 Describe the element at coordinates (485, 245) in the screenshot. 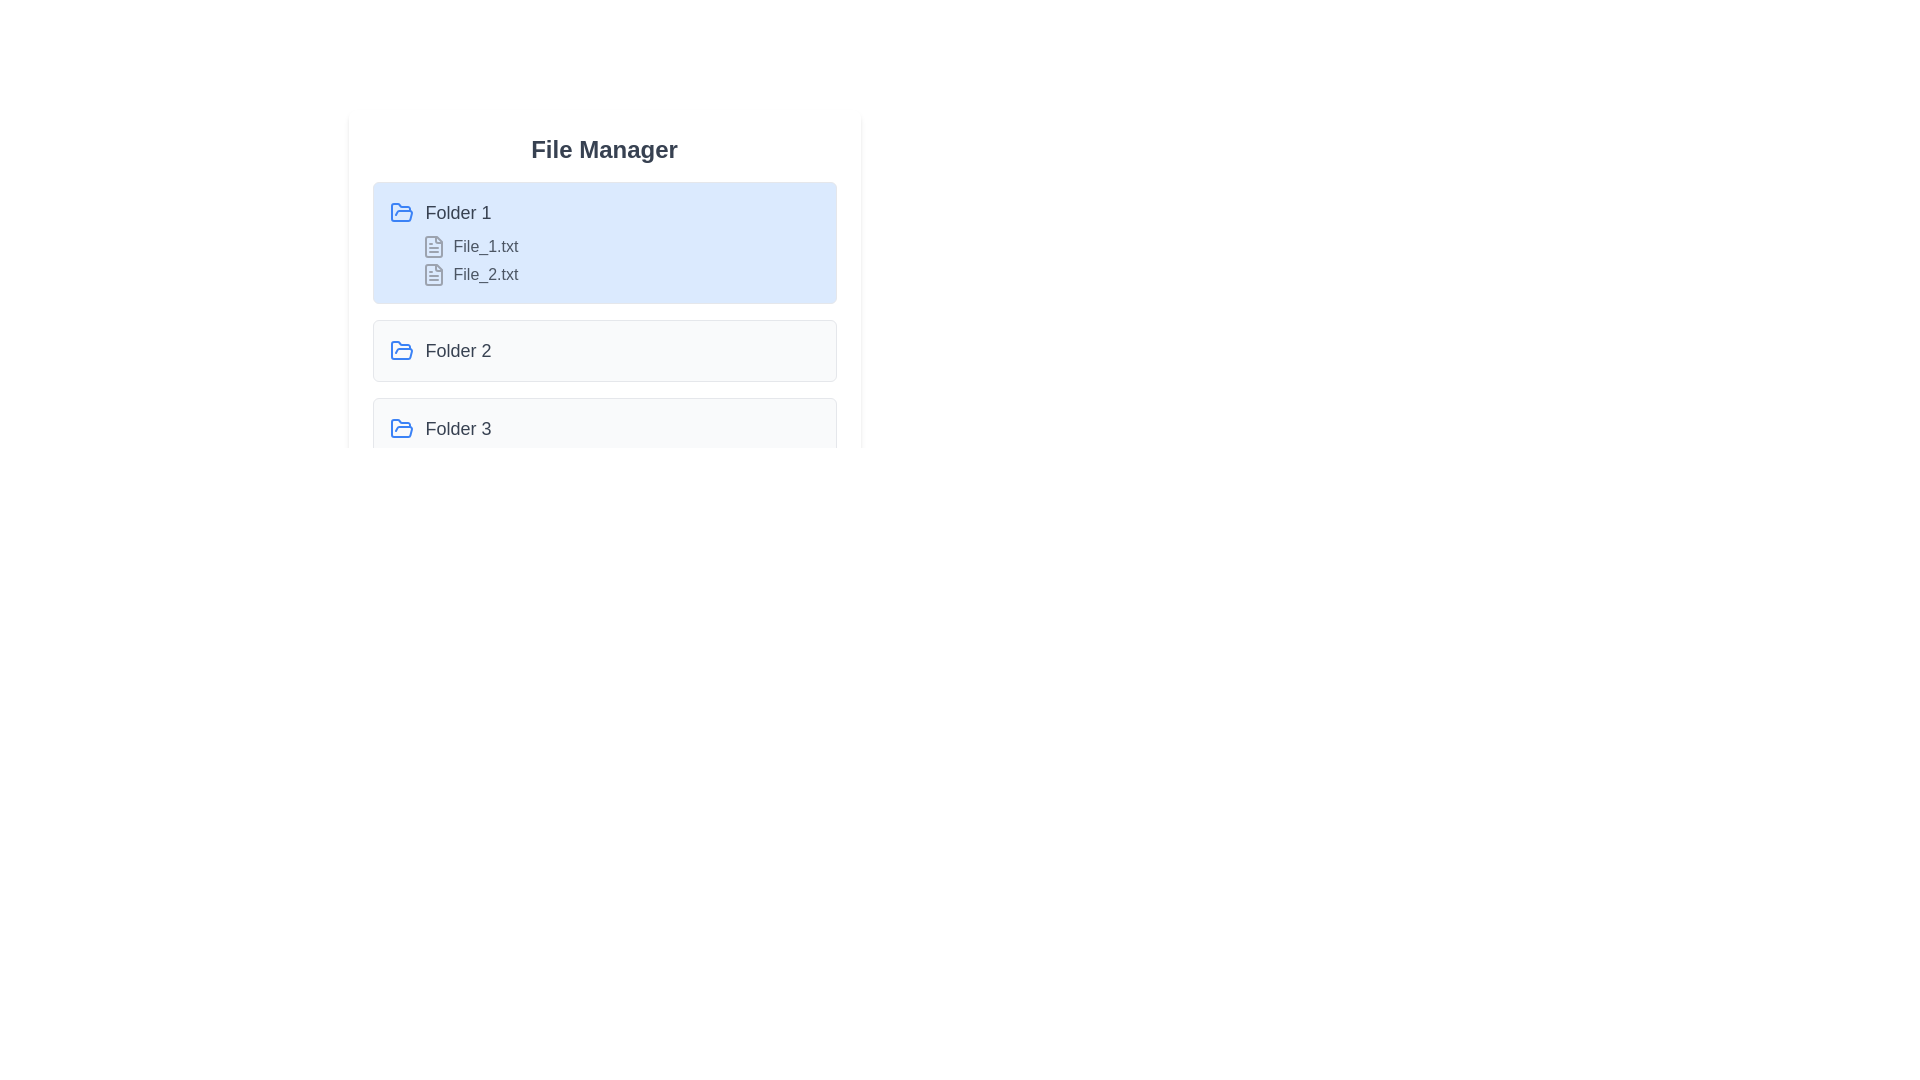

I see `the text label displaying 'File_1.txt'` at that location.